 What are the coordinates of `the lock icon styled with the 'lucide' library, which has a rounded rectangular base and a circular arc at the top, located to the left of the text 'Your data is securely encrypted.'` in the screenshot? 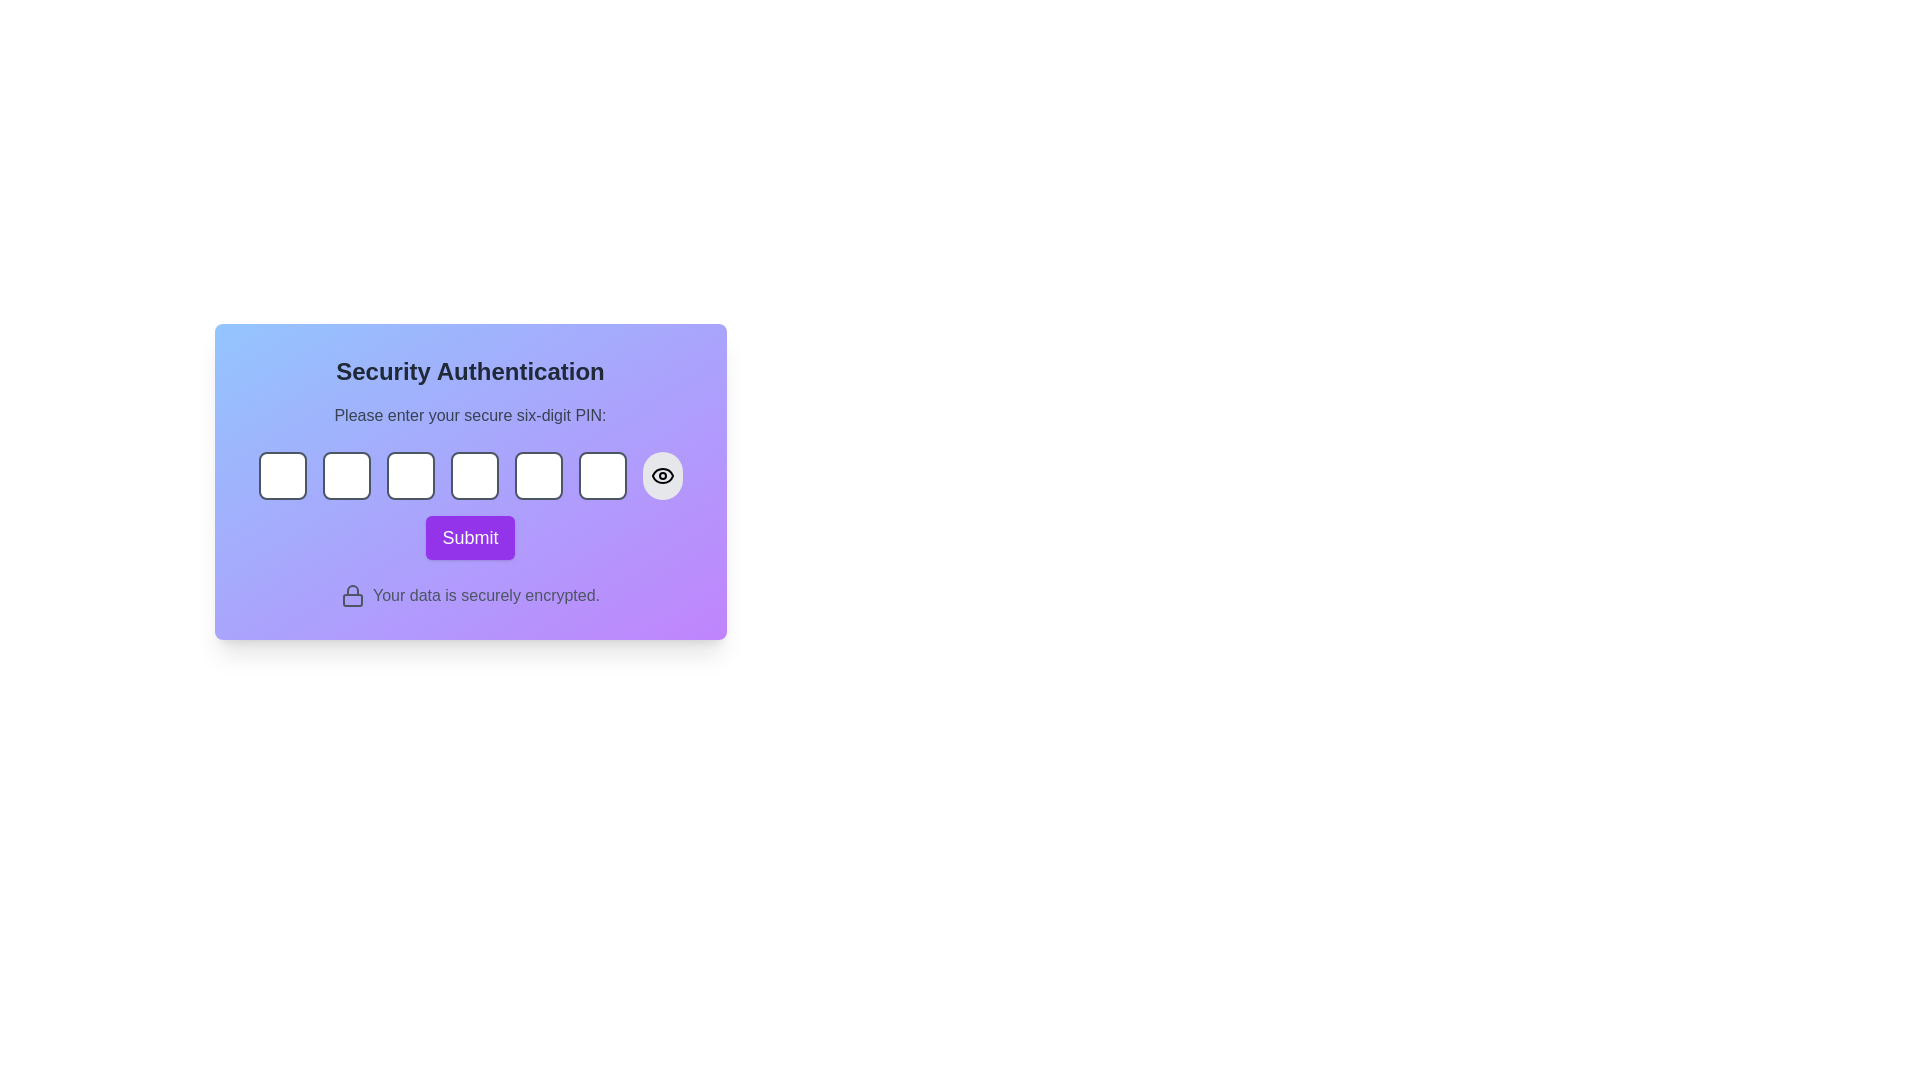 It's located at (352, 595).